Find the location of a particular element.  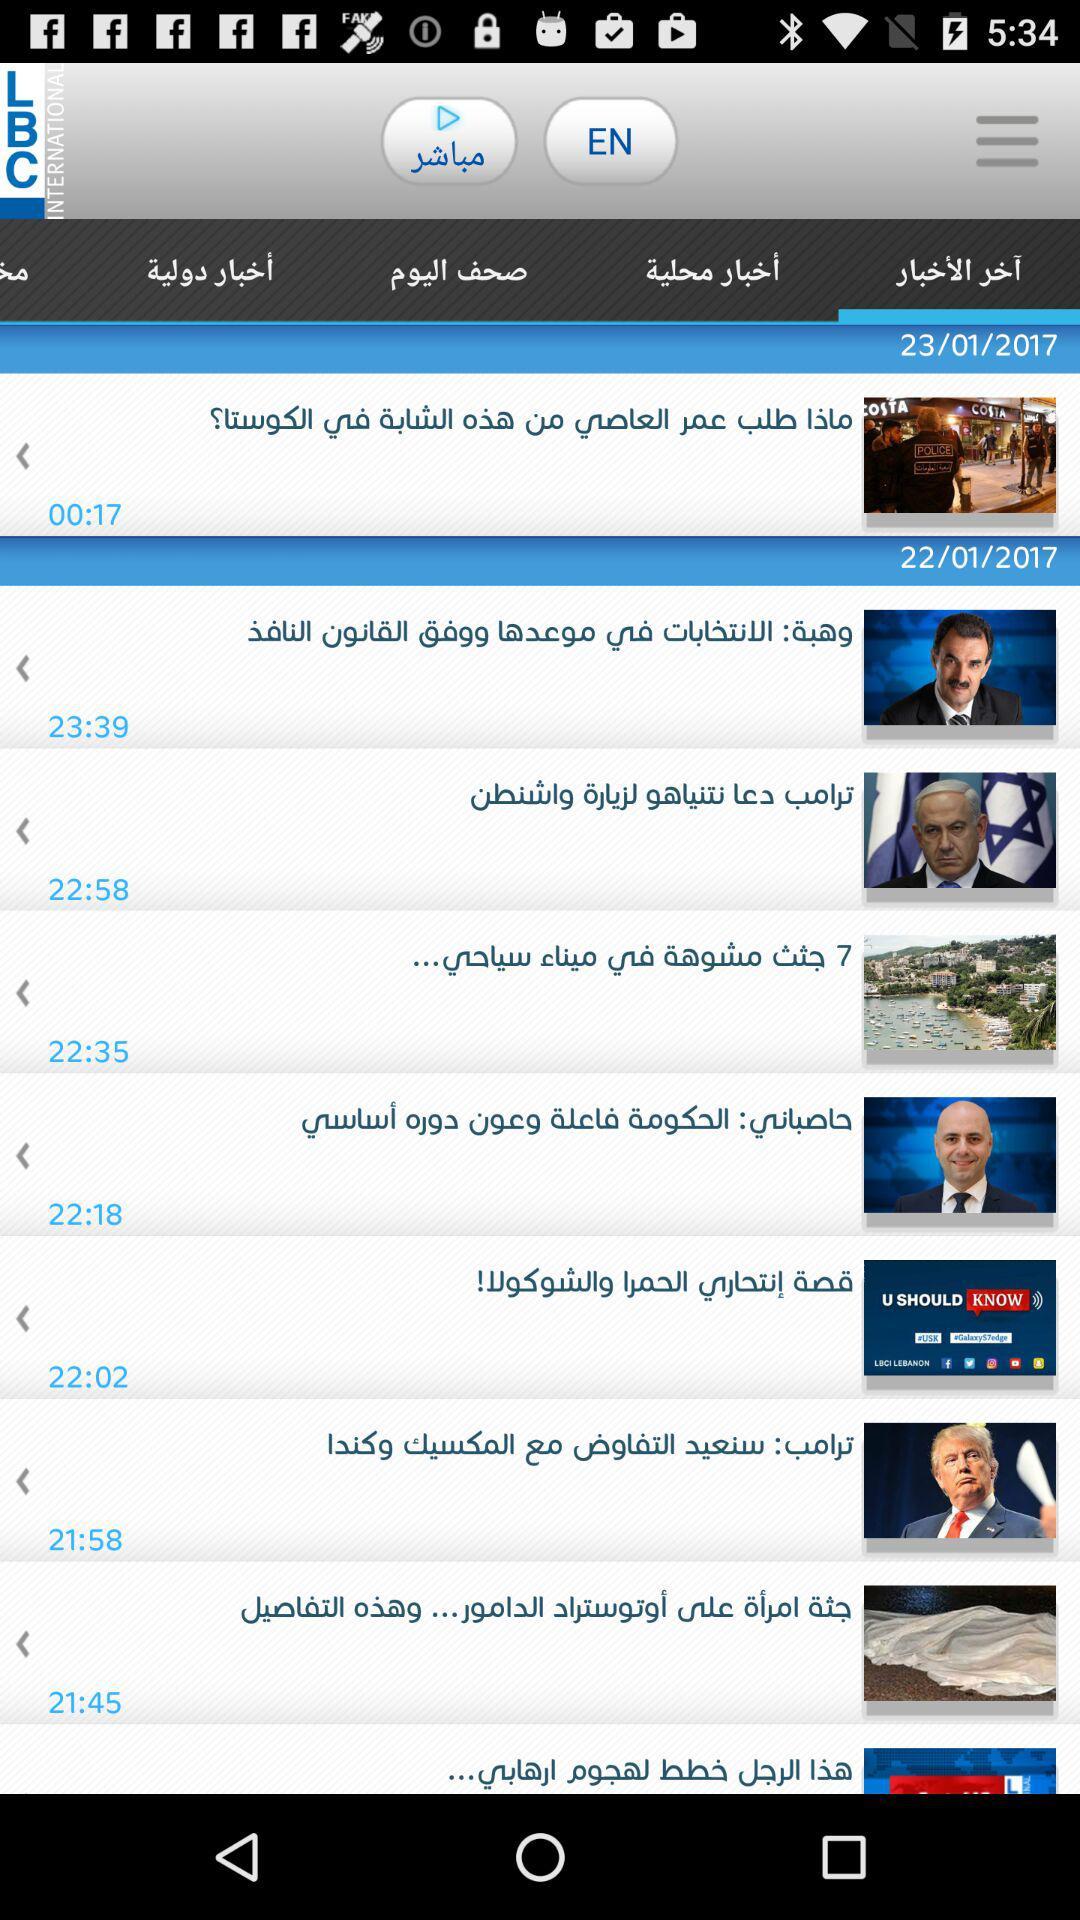

icon to the right of en item is located at coordinates (1006, 139).